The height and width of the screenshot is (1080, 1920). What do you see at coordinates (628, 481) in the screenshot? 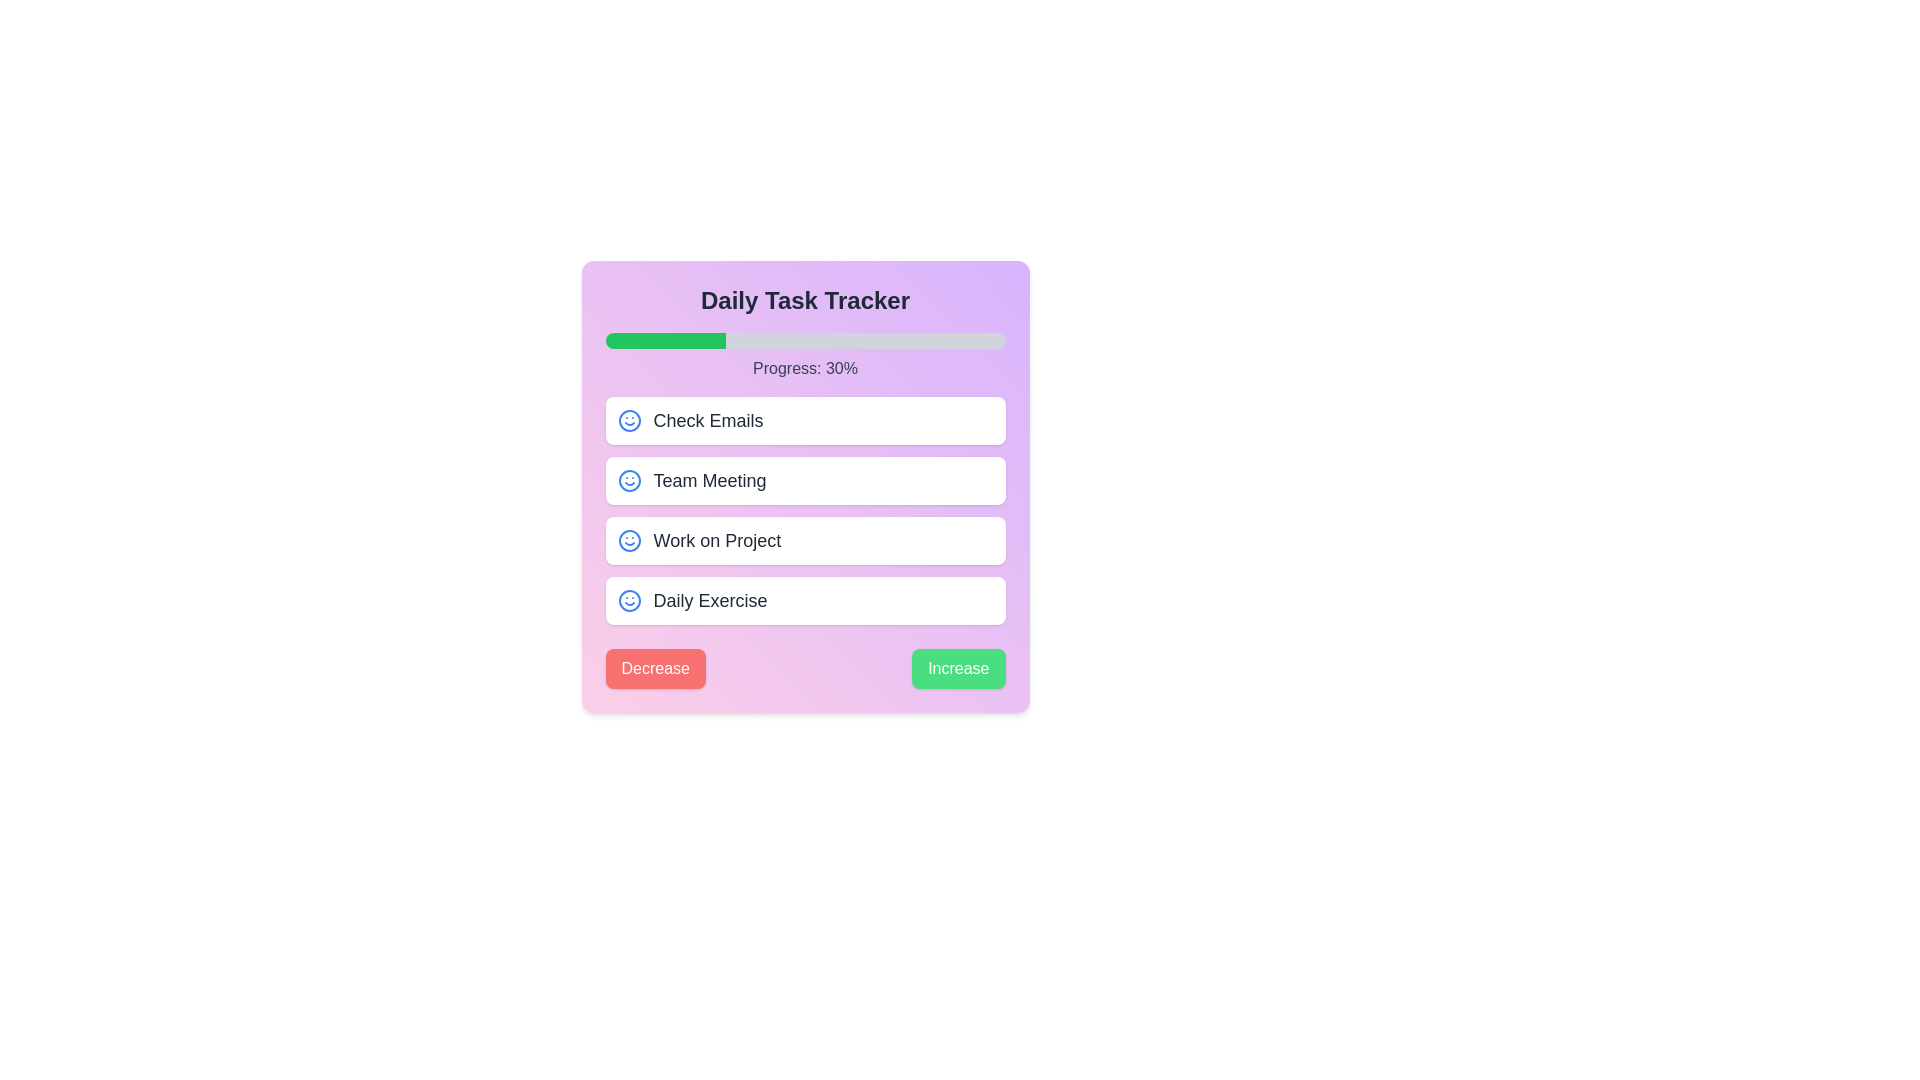
I see `central circular SVG element with a blue outline, located within the smiley face icon adjacent to the 'Team Meeting' text, using developer tools` at bounding box center [628, 481].